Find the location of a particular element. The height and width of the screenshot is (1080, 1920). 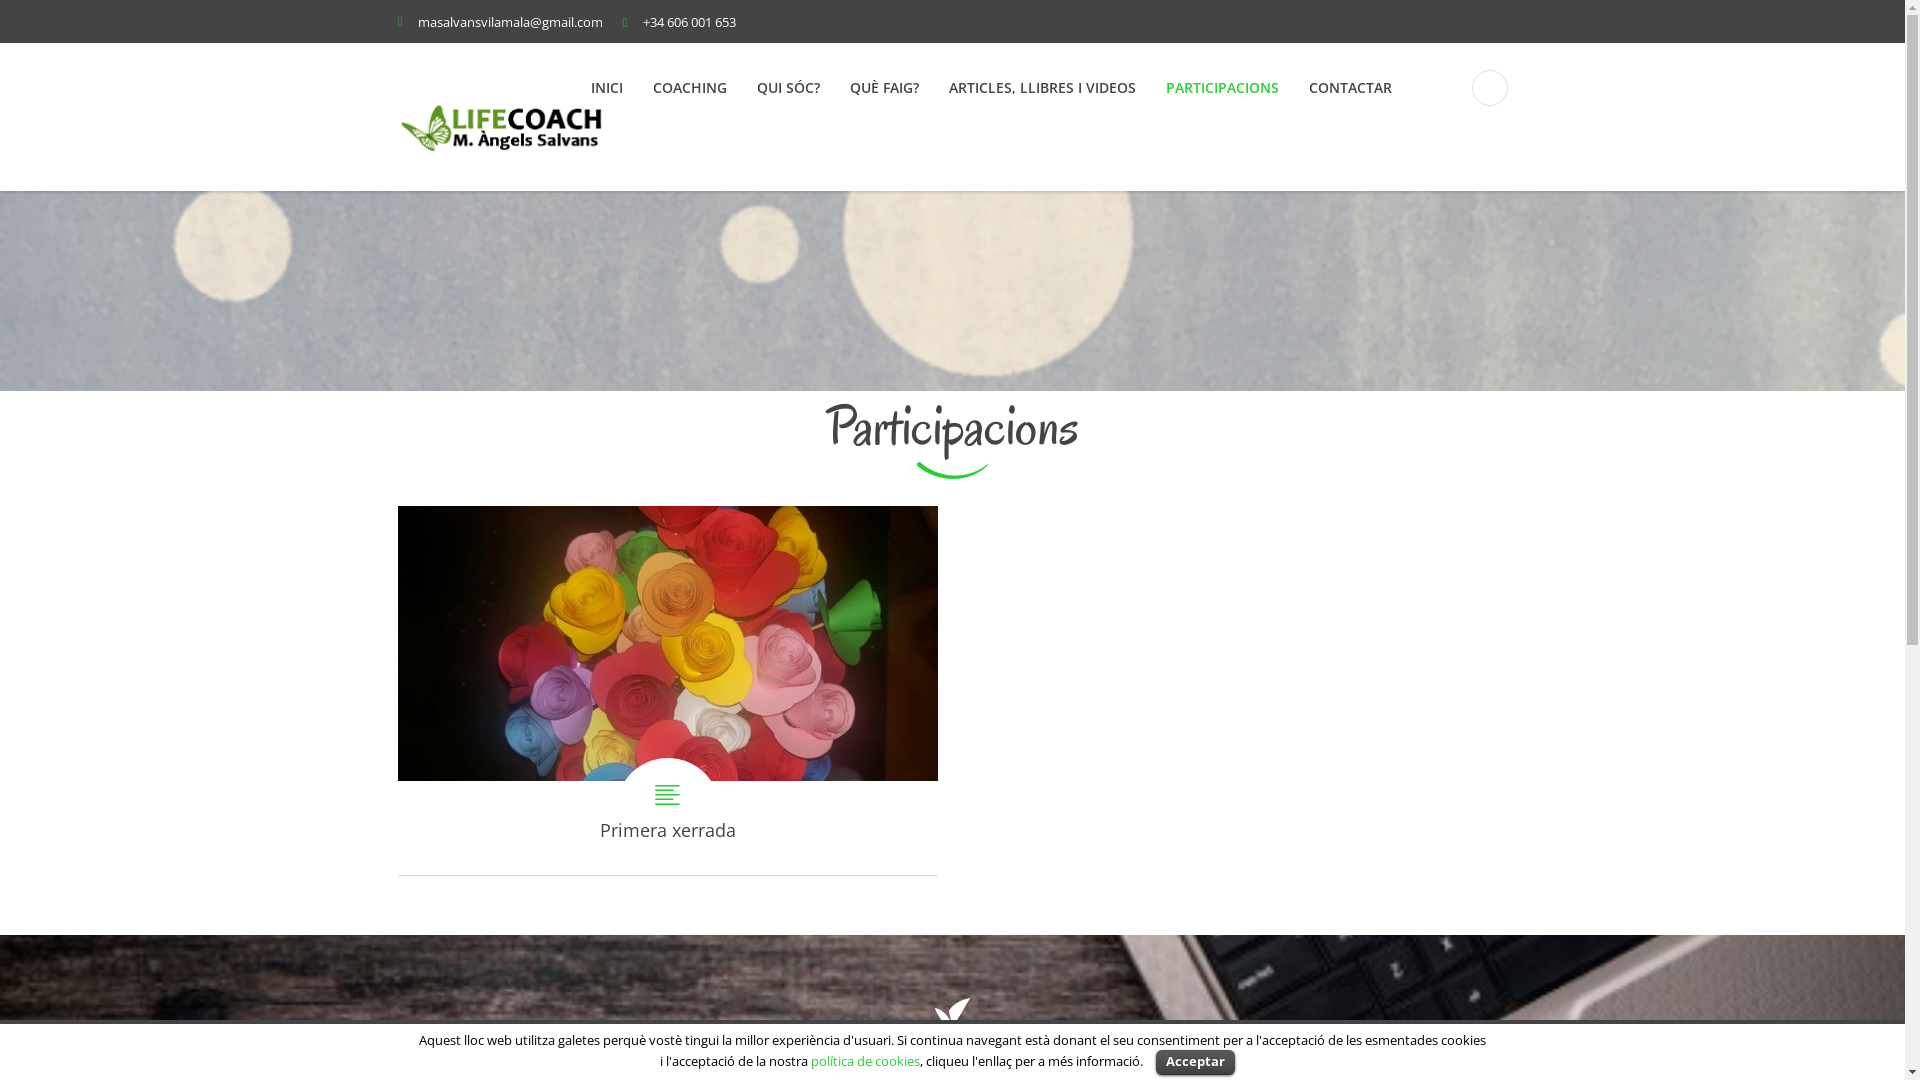

'Acceptar' is located at coordinates (1195, 1061).